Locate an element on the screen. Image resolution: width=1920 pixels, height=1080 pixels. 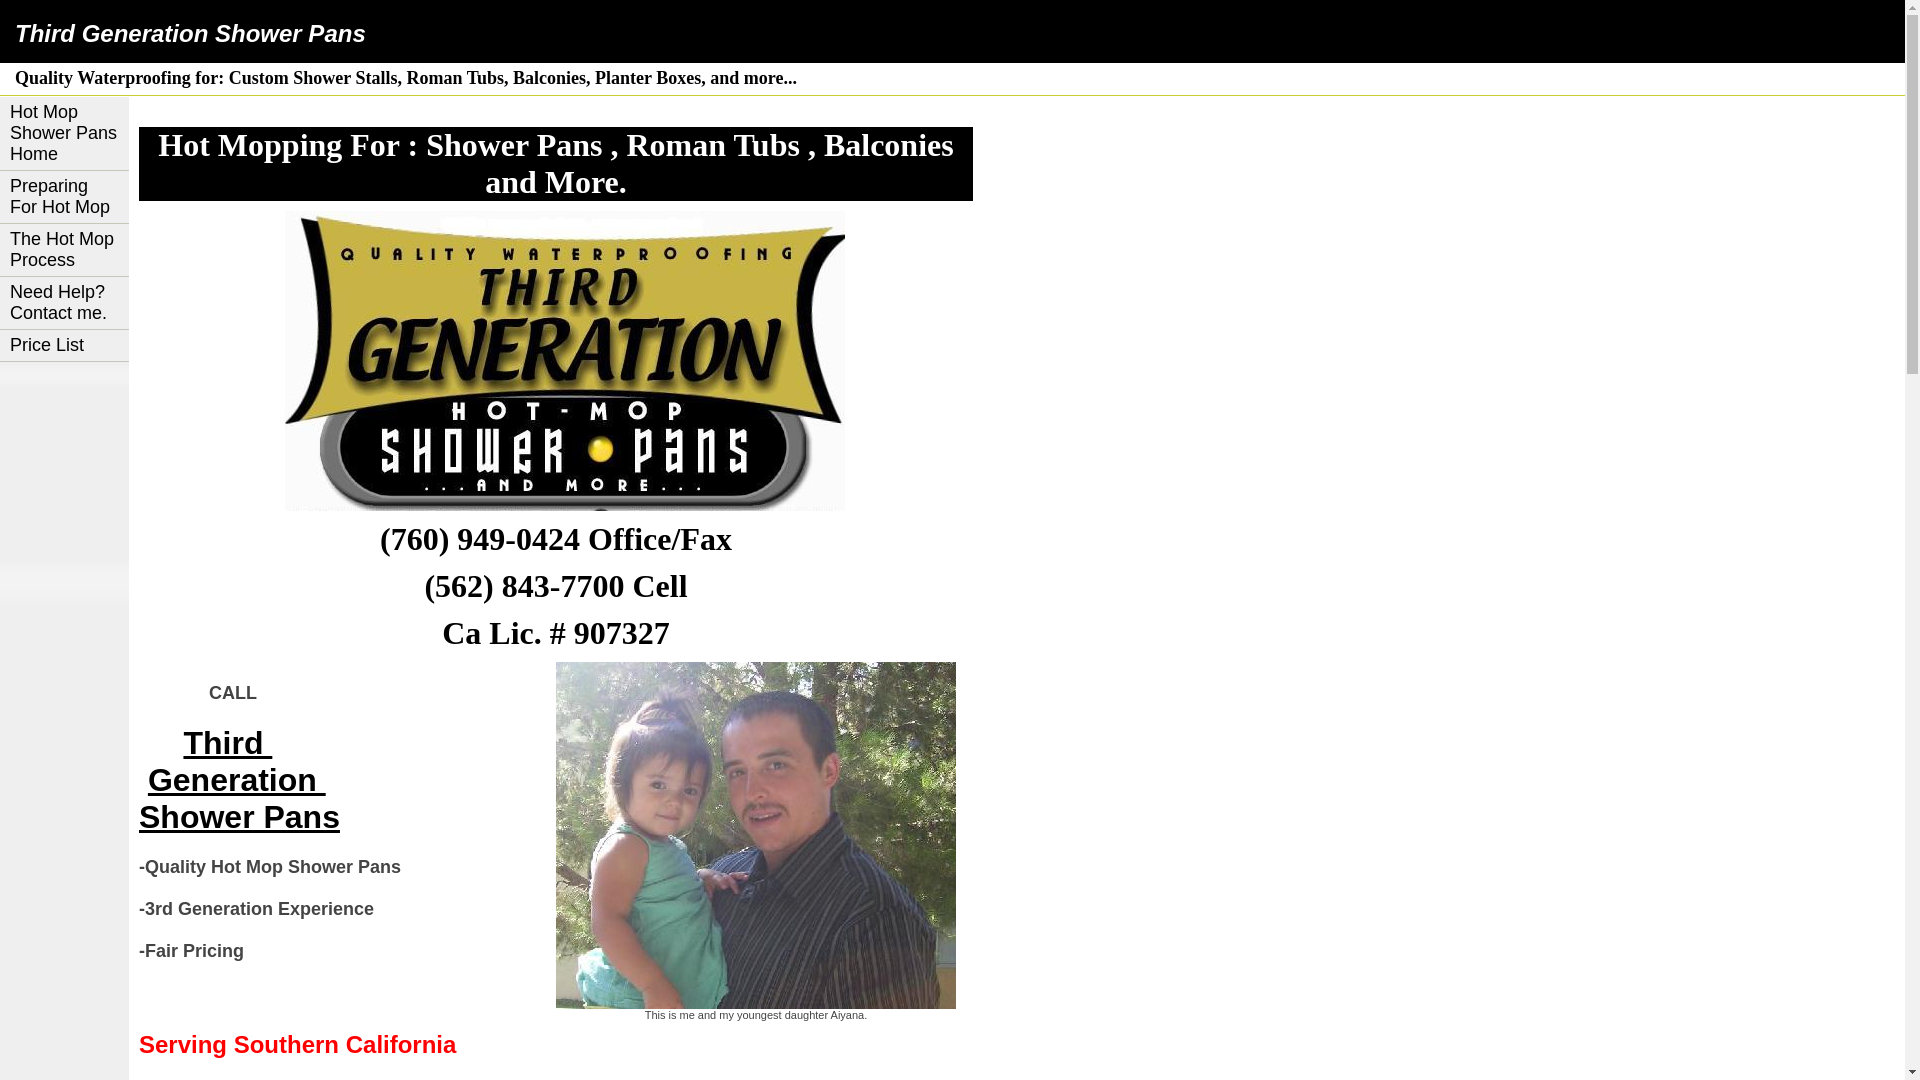
'Price List' is located at coordinates (64, 345).